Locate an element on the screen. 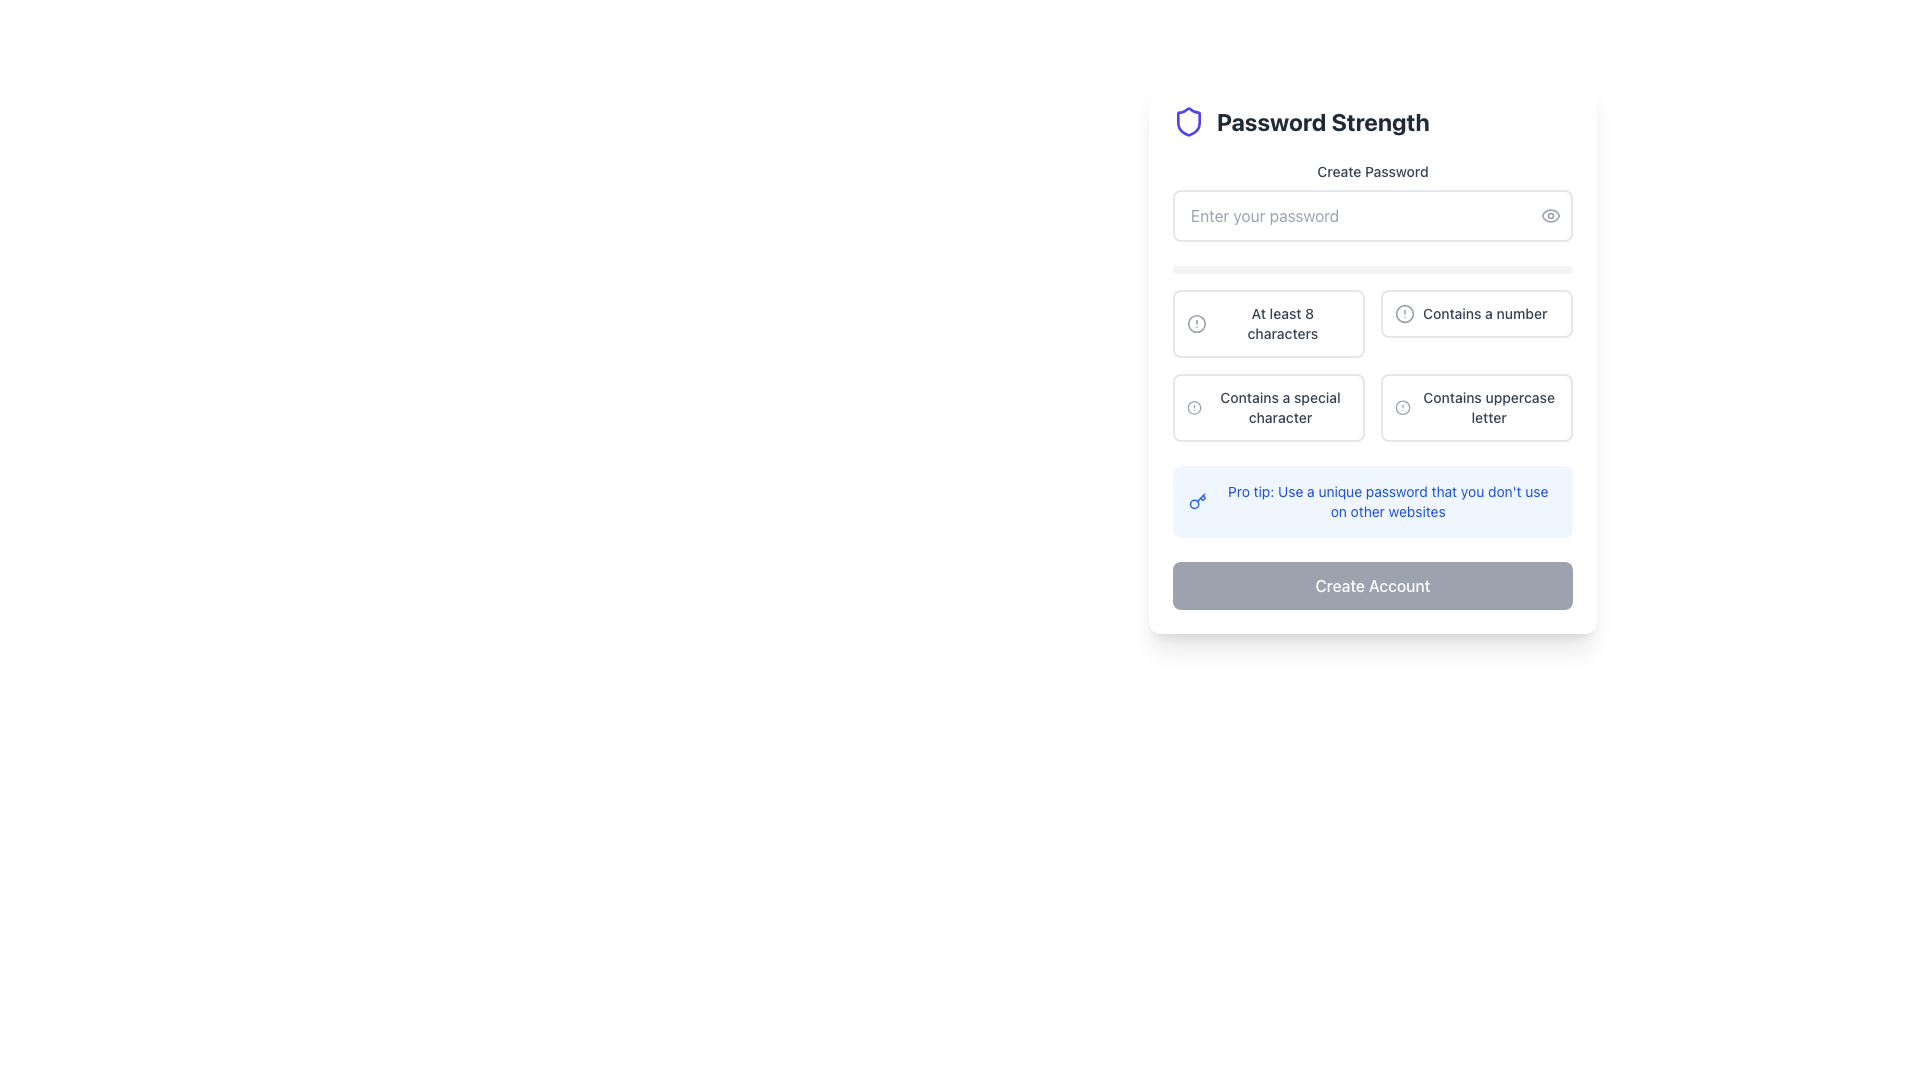 Image resolution: width=1920 pixels, height=1080 pixels. text 'At least 8 characters' from the text with icon indicator located in the top-left corner of the password strength indicator form is located at coordinates (1267, 323).